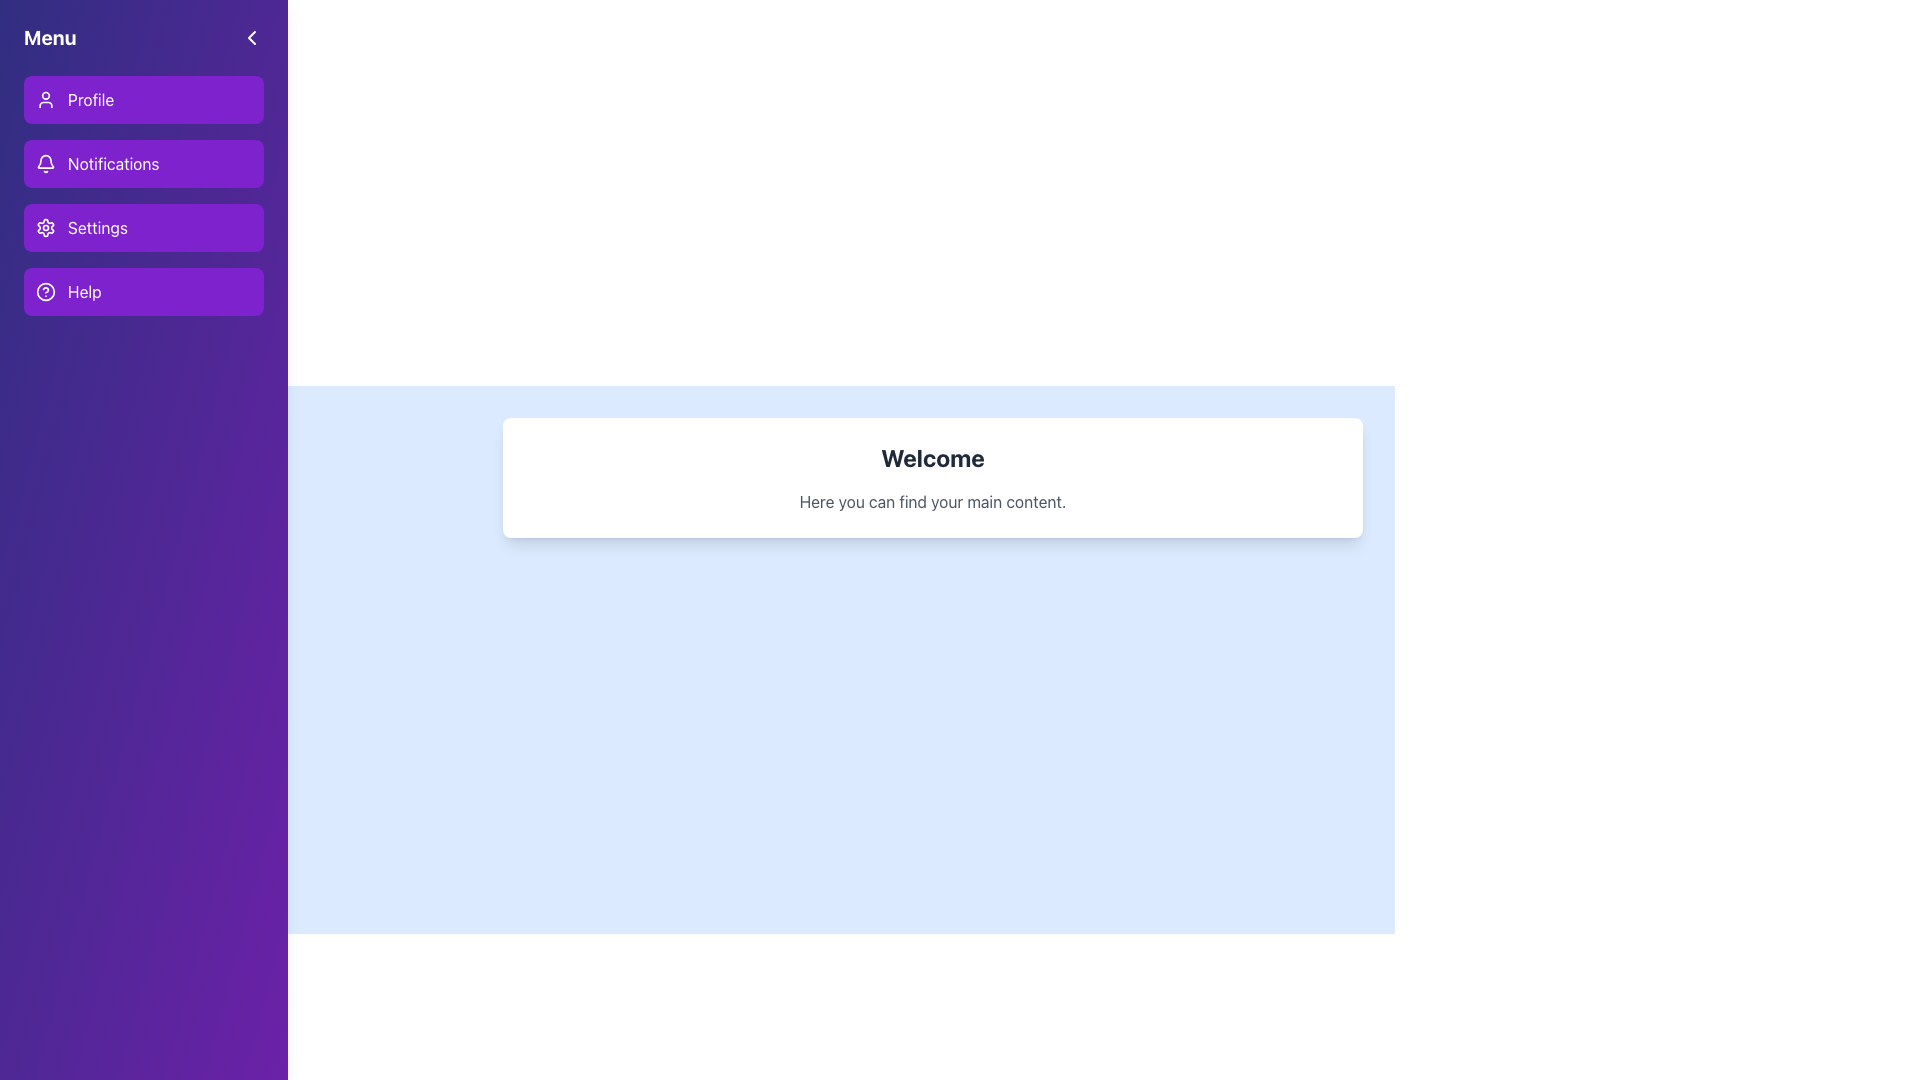 The width and height of the screenshot is (1920, 1080). I want to click on the help button located in the sidebar menu, which is the fourth button in a vertical list, positioned below the 'Settings' button, so click(143, 292).